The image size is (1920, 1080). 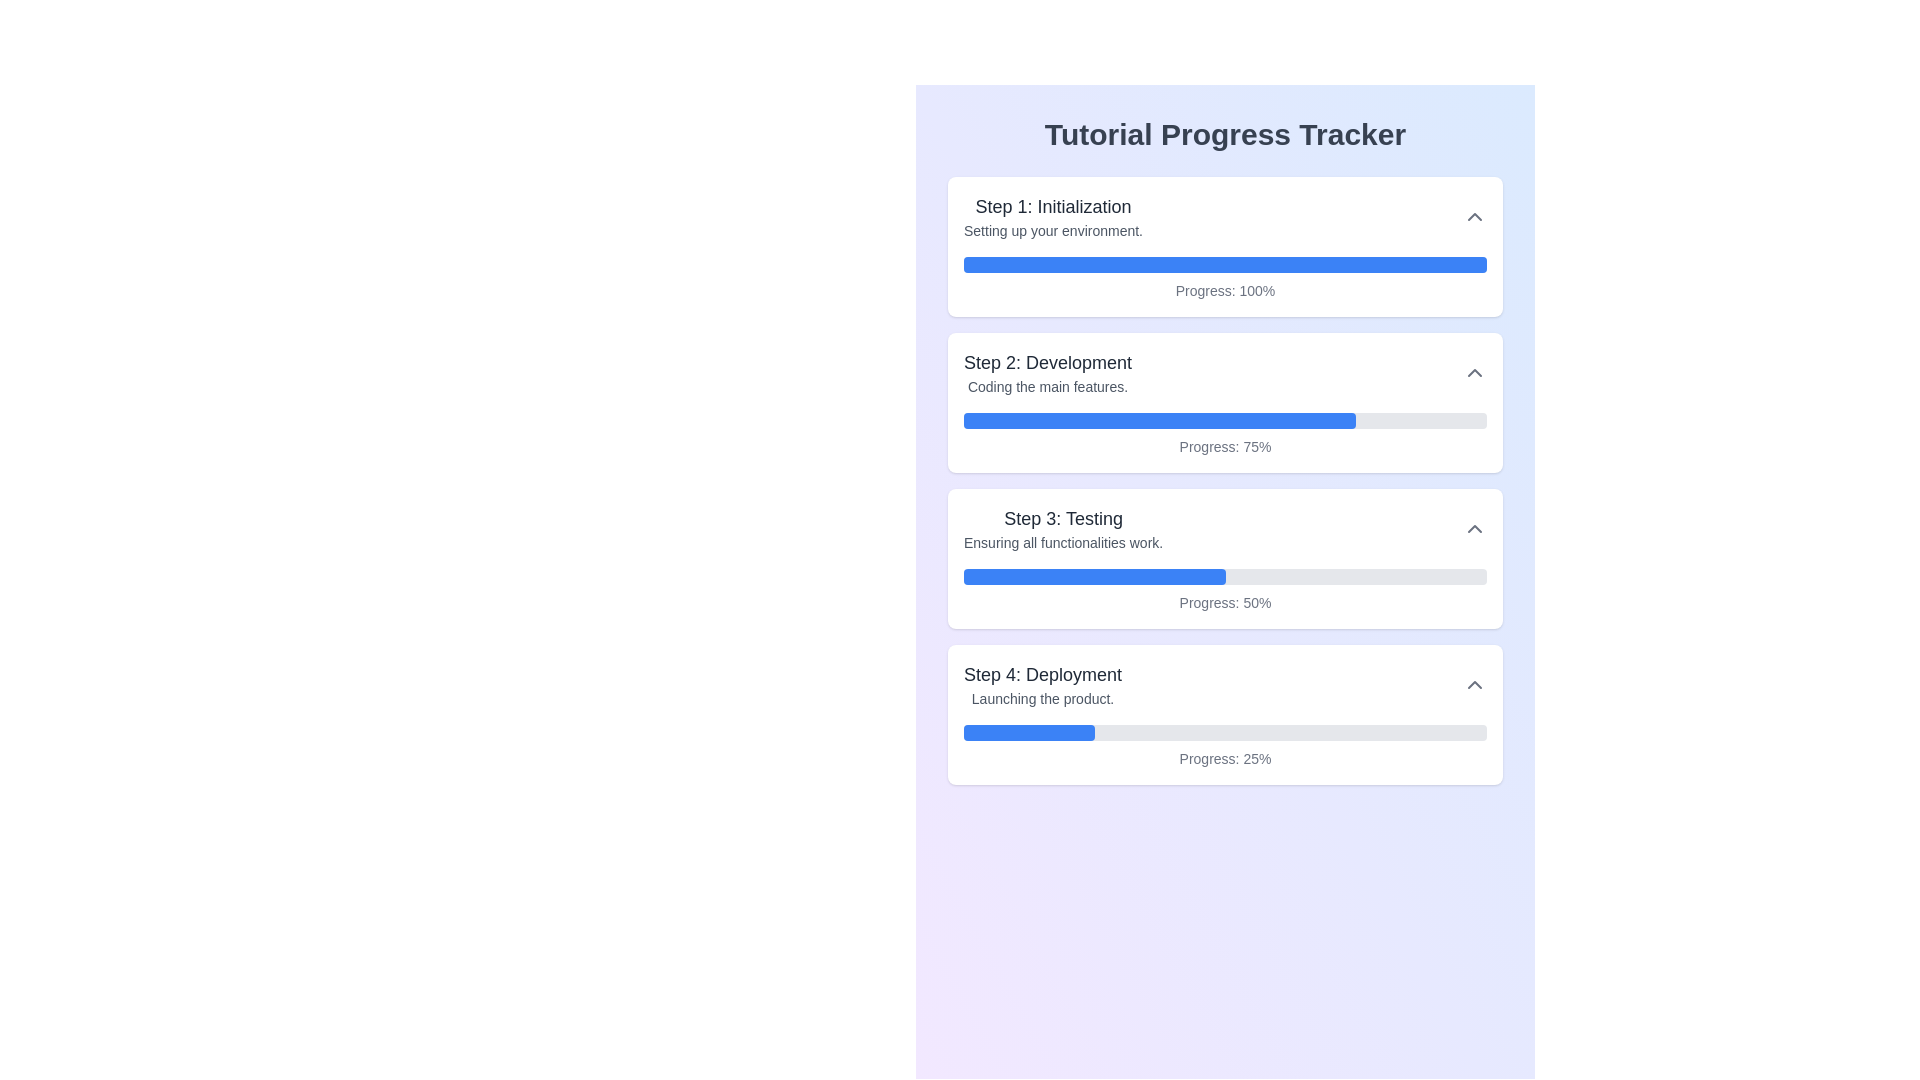 What do you see at coordinates (1224, 402) in the screenshot?
I see `descriptions associated with the Informational card displaying the progress status for the 'Development' step, which is the second card in the vertical list of progress cards within the 'Tutorial Progress Tracker.'` at bounding box center [1224, 402].